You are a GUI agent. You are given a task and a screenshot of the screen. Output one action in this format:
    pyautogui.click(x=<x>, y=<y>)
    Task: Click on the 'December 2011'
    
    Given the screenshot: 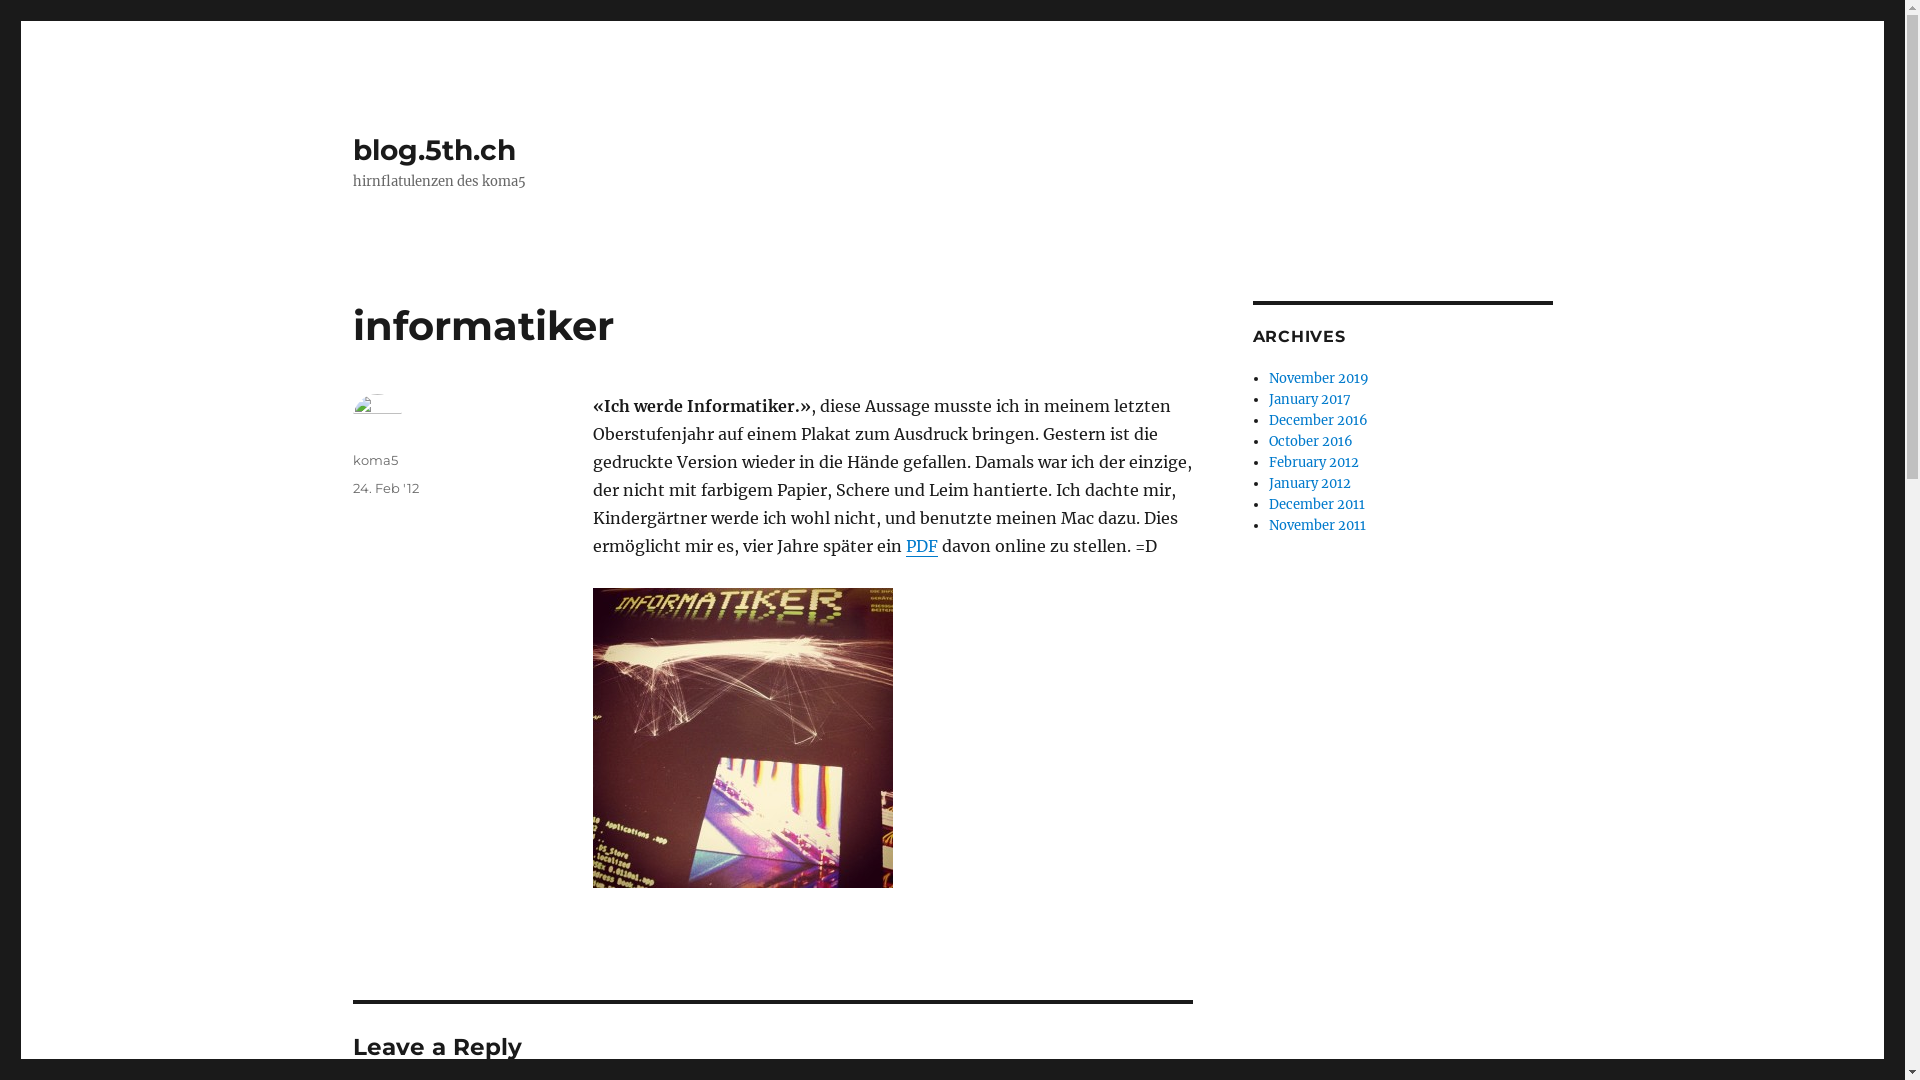 What is the action you would take?
    pyautogui.click(x=1267, y=503)
    